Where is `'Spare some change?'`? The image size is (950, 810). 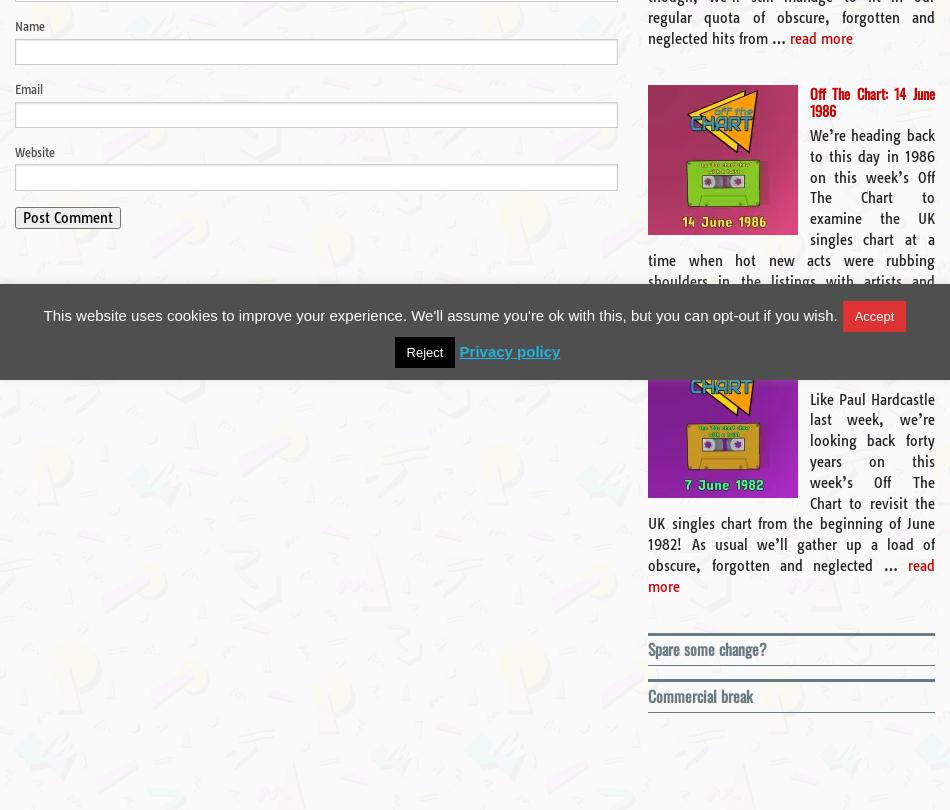 'Spare some change?' is located at coordinates (707, 647).